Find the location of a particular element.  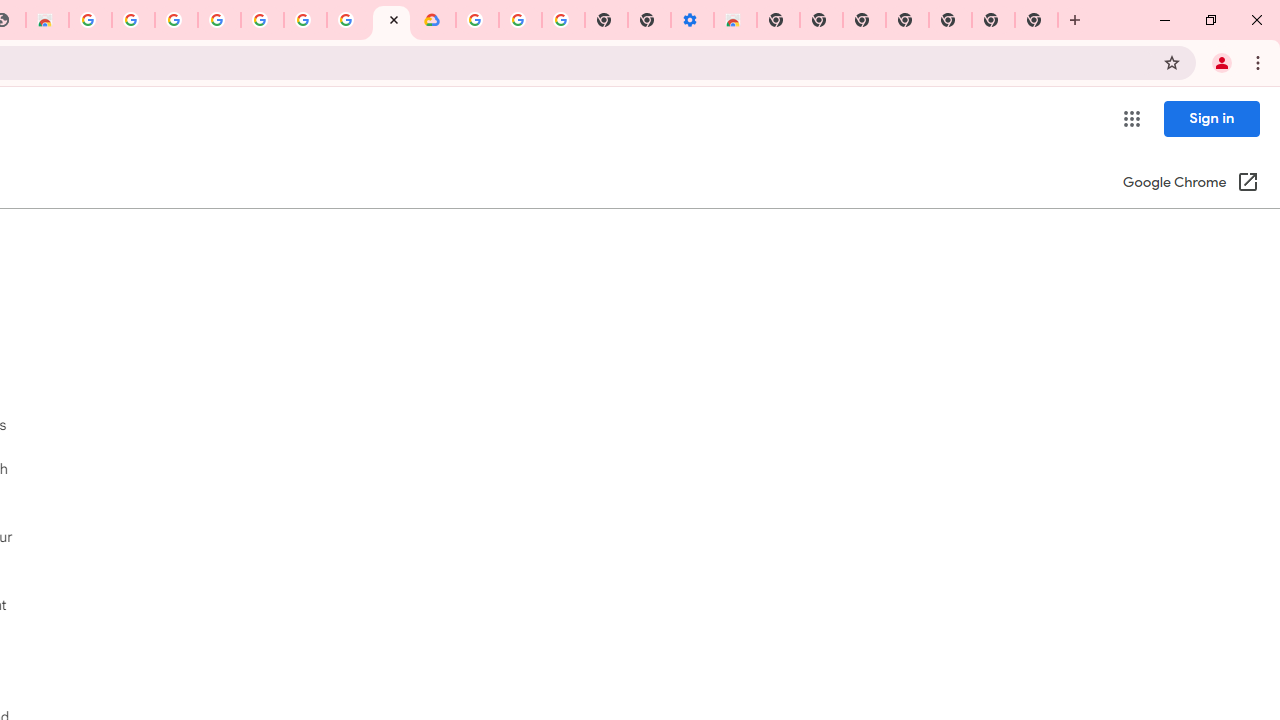

'Sign in' is located at coordinates (1210, 118).